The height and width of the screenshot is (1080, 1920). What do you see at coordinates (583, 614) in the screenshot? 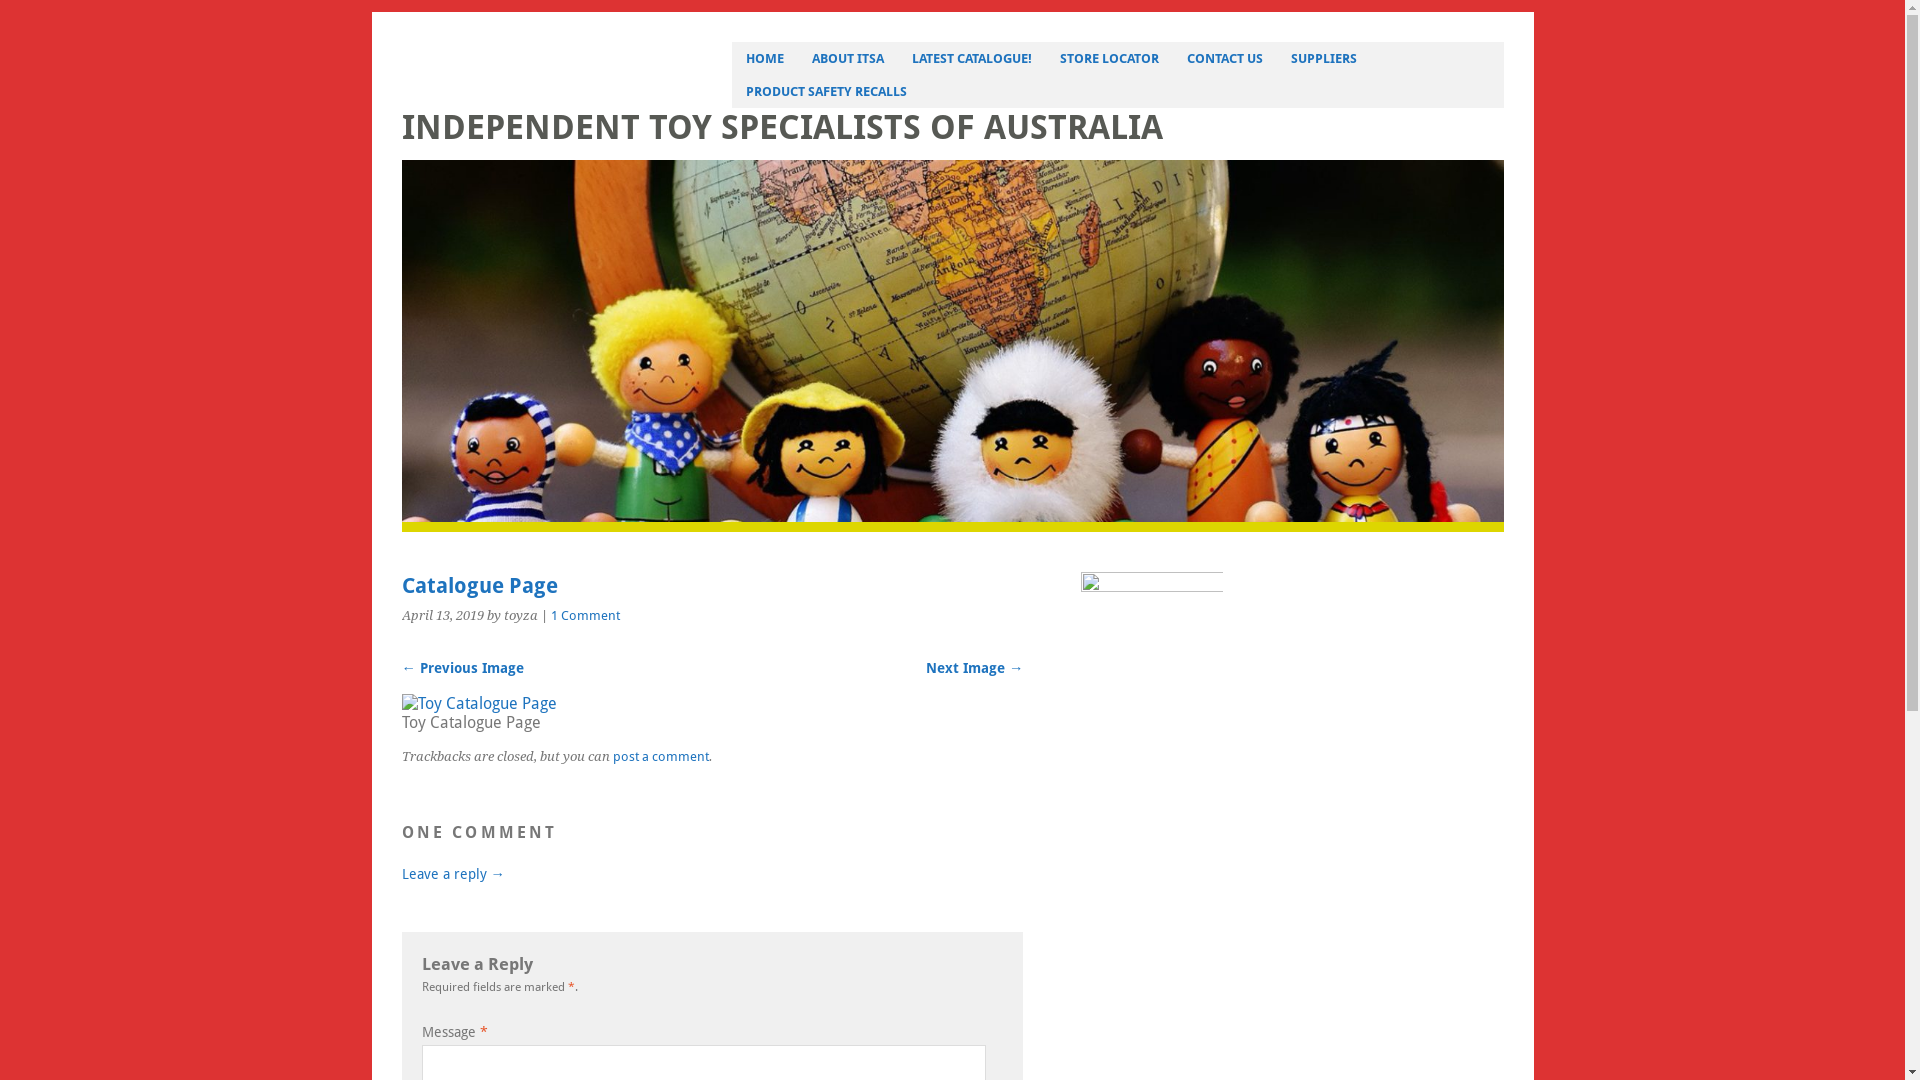
I see `'1 Comment'` at bounding box center [583, 614].